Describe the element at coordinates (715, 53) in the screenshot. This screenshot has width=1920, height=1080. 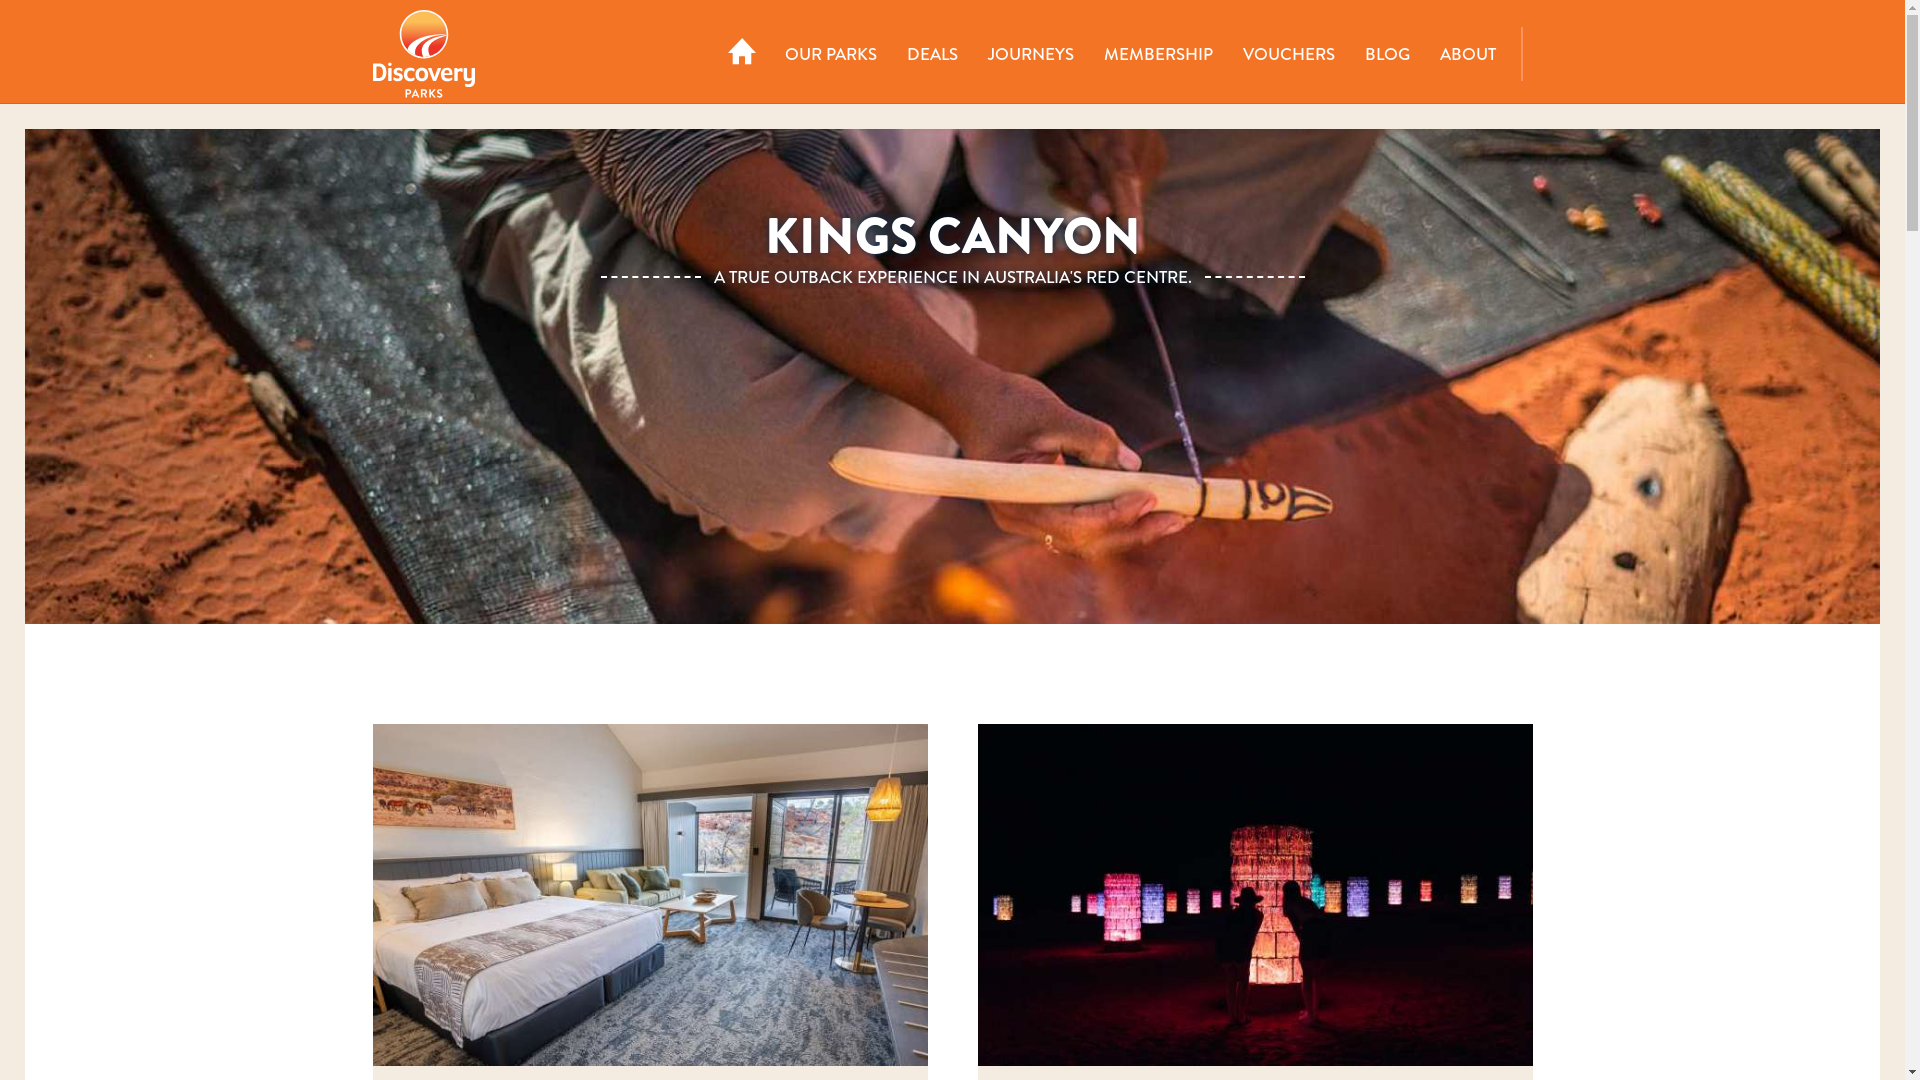
I see `'HOME'` at that location.